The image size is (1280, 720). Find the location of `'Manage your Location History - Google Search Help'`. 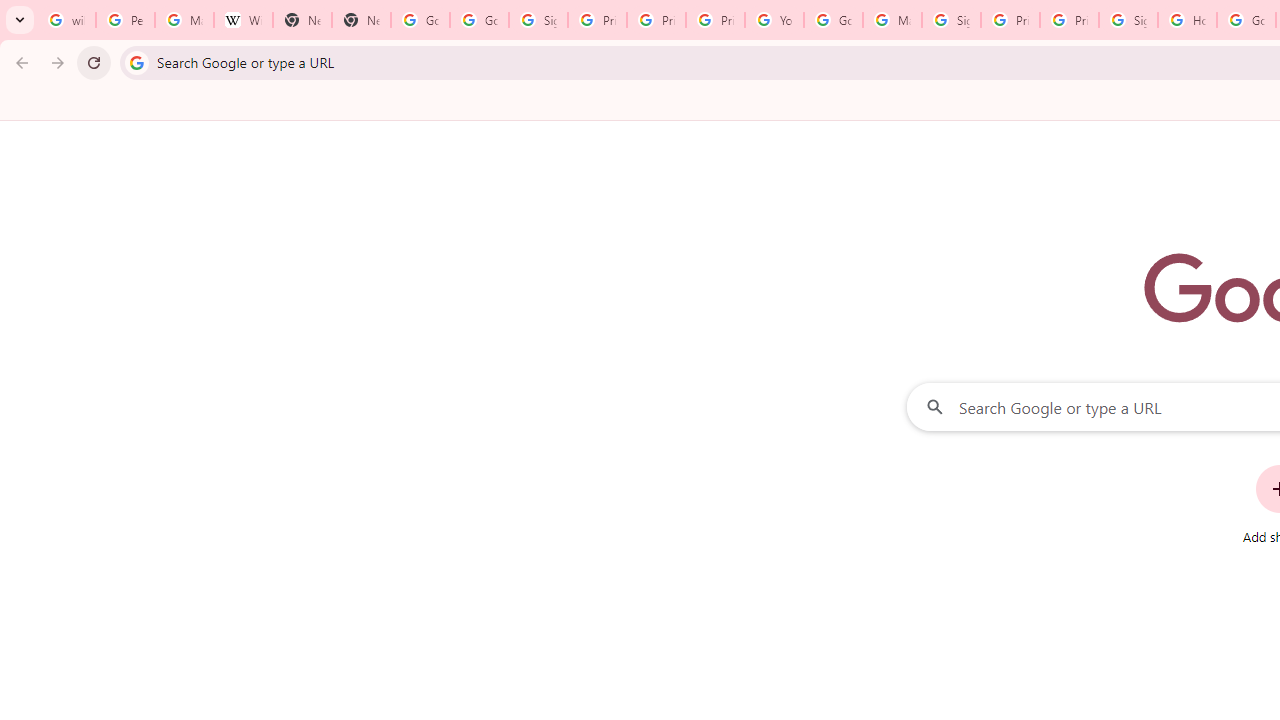

'Manage your Location History - Google Search Help' is located at coordinates (184, 20).